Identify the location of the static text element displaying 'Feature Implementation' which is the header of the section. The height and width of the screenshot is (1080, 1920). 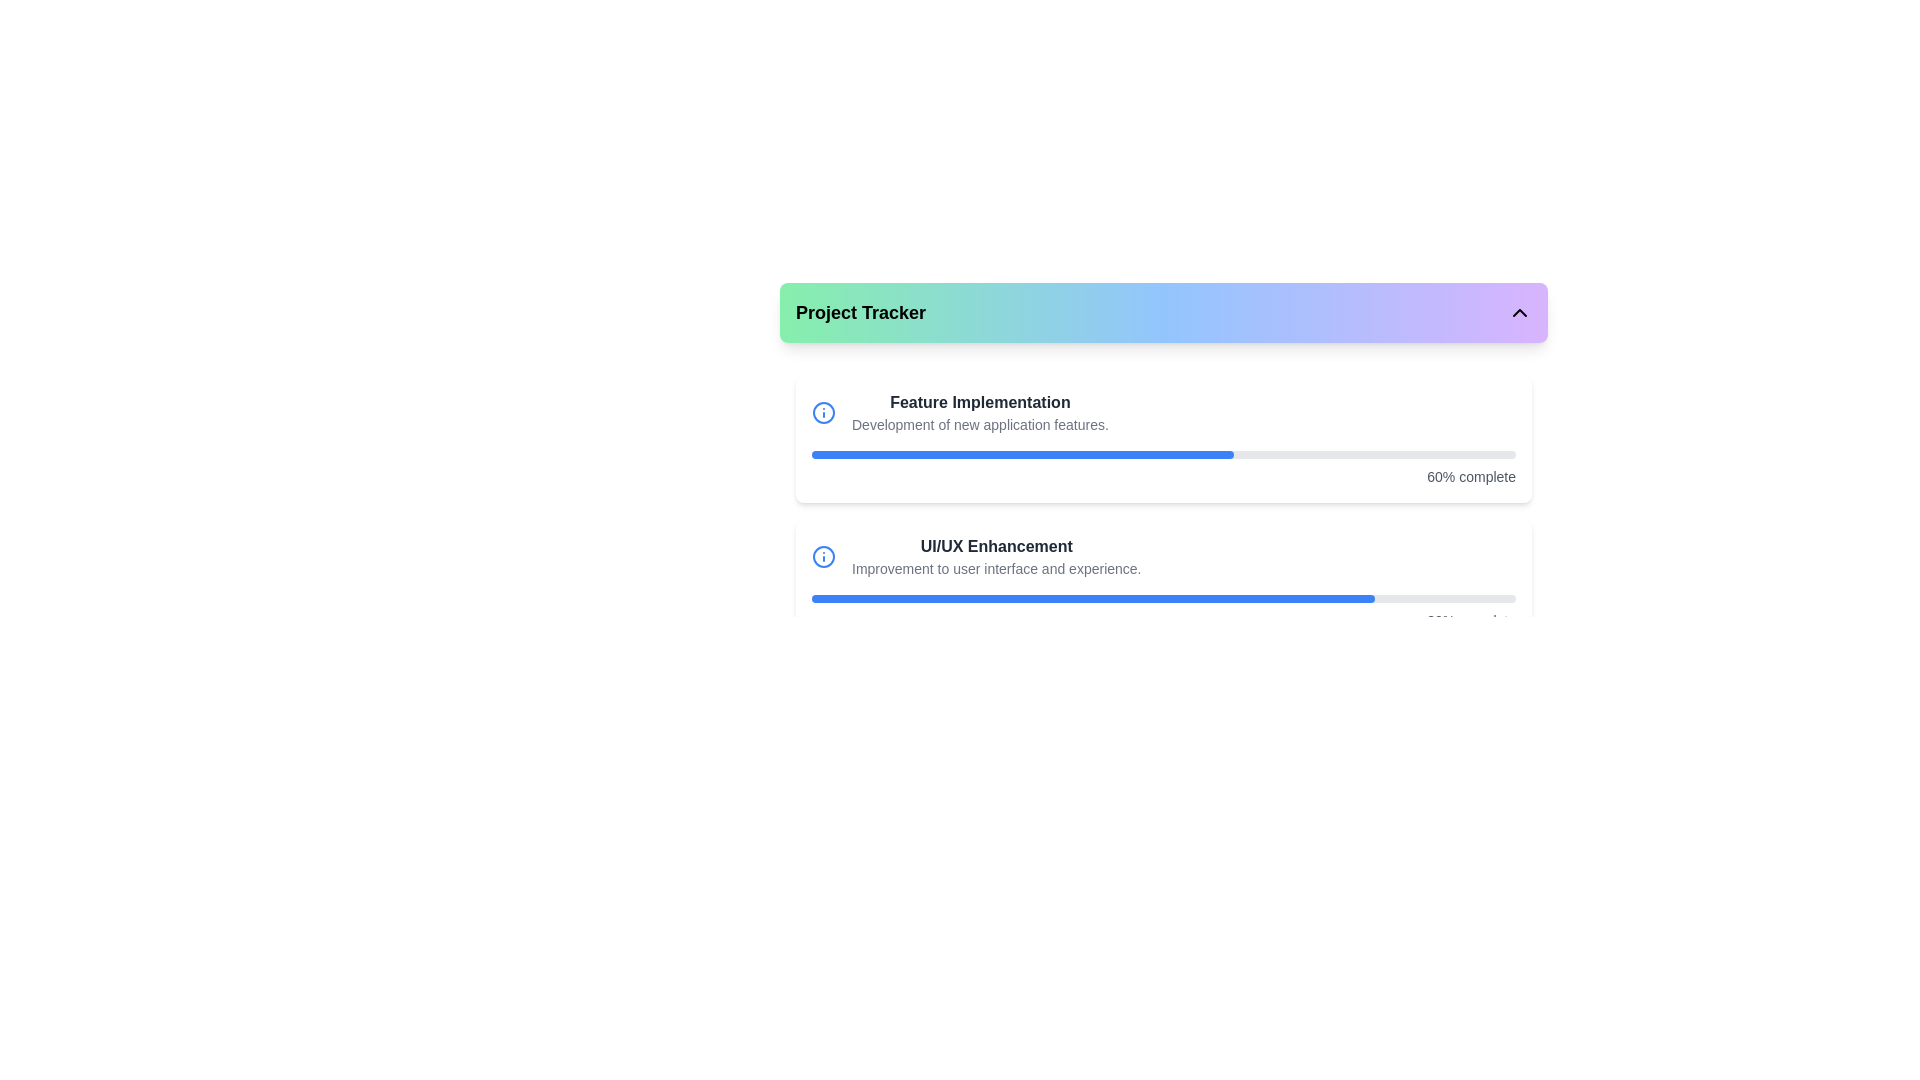
(980, 402).